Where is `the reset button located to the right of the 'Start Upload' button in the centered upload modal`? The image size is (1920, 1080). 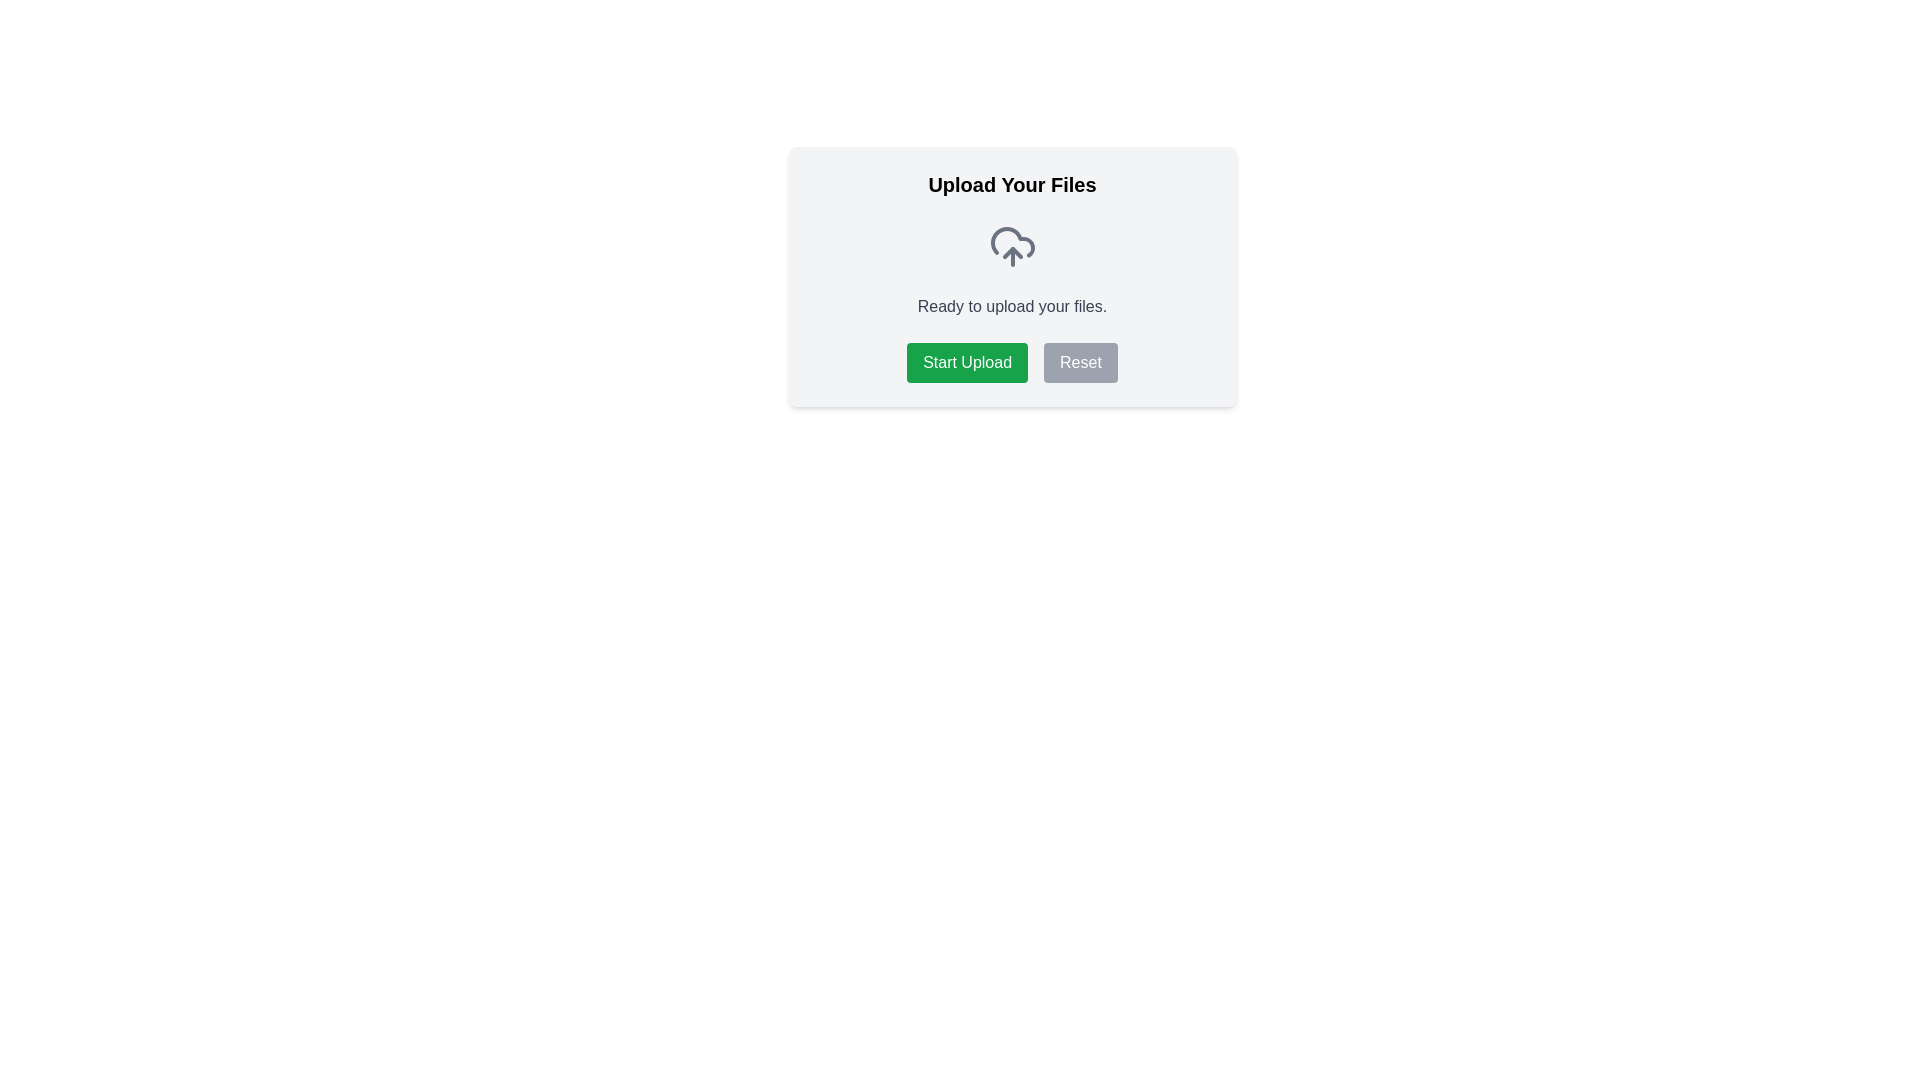 the reset button located to the right of the 'Start Upload' button in the centered upload modal is located at coordinates (1079, 362).